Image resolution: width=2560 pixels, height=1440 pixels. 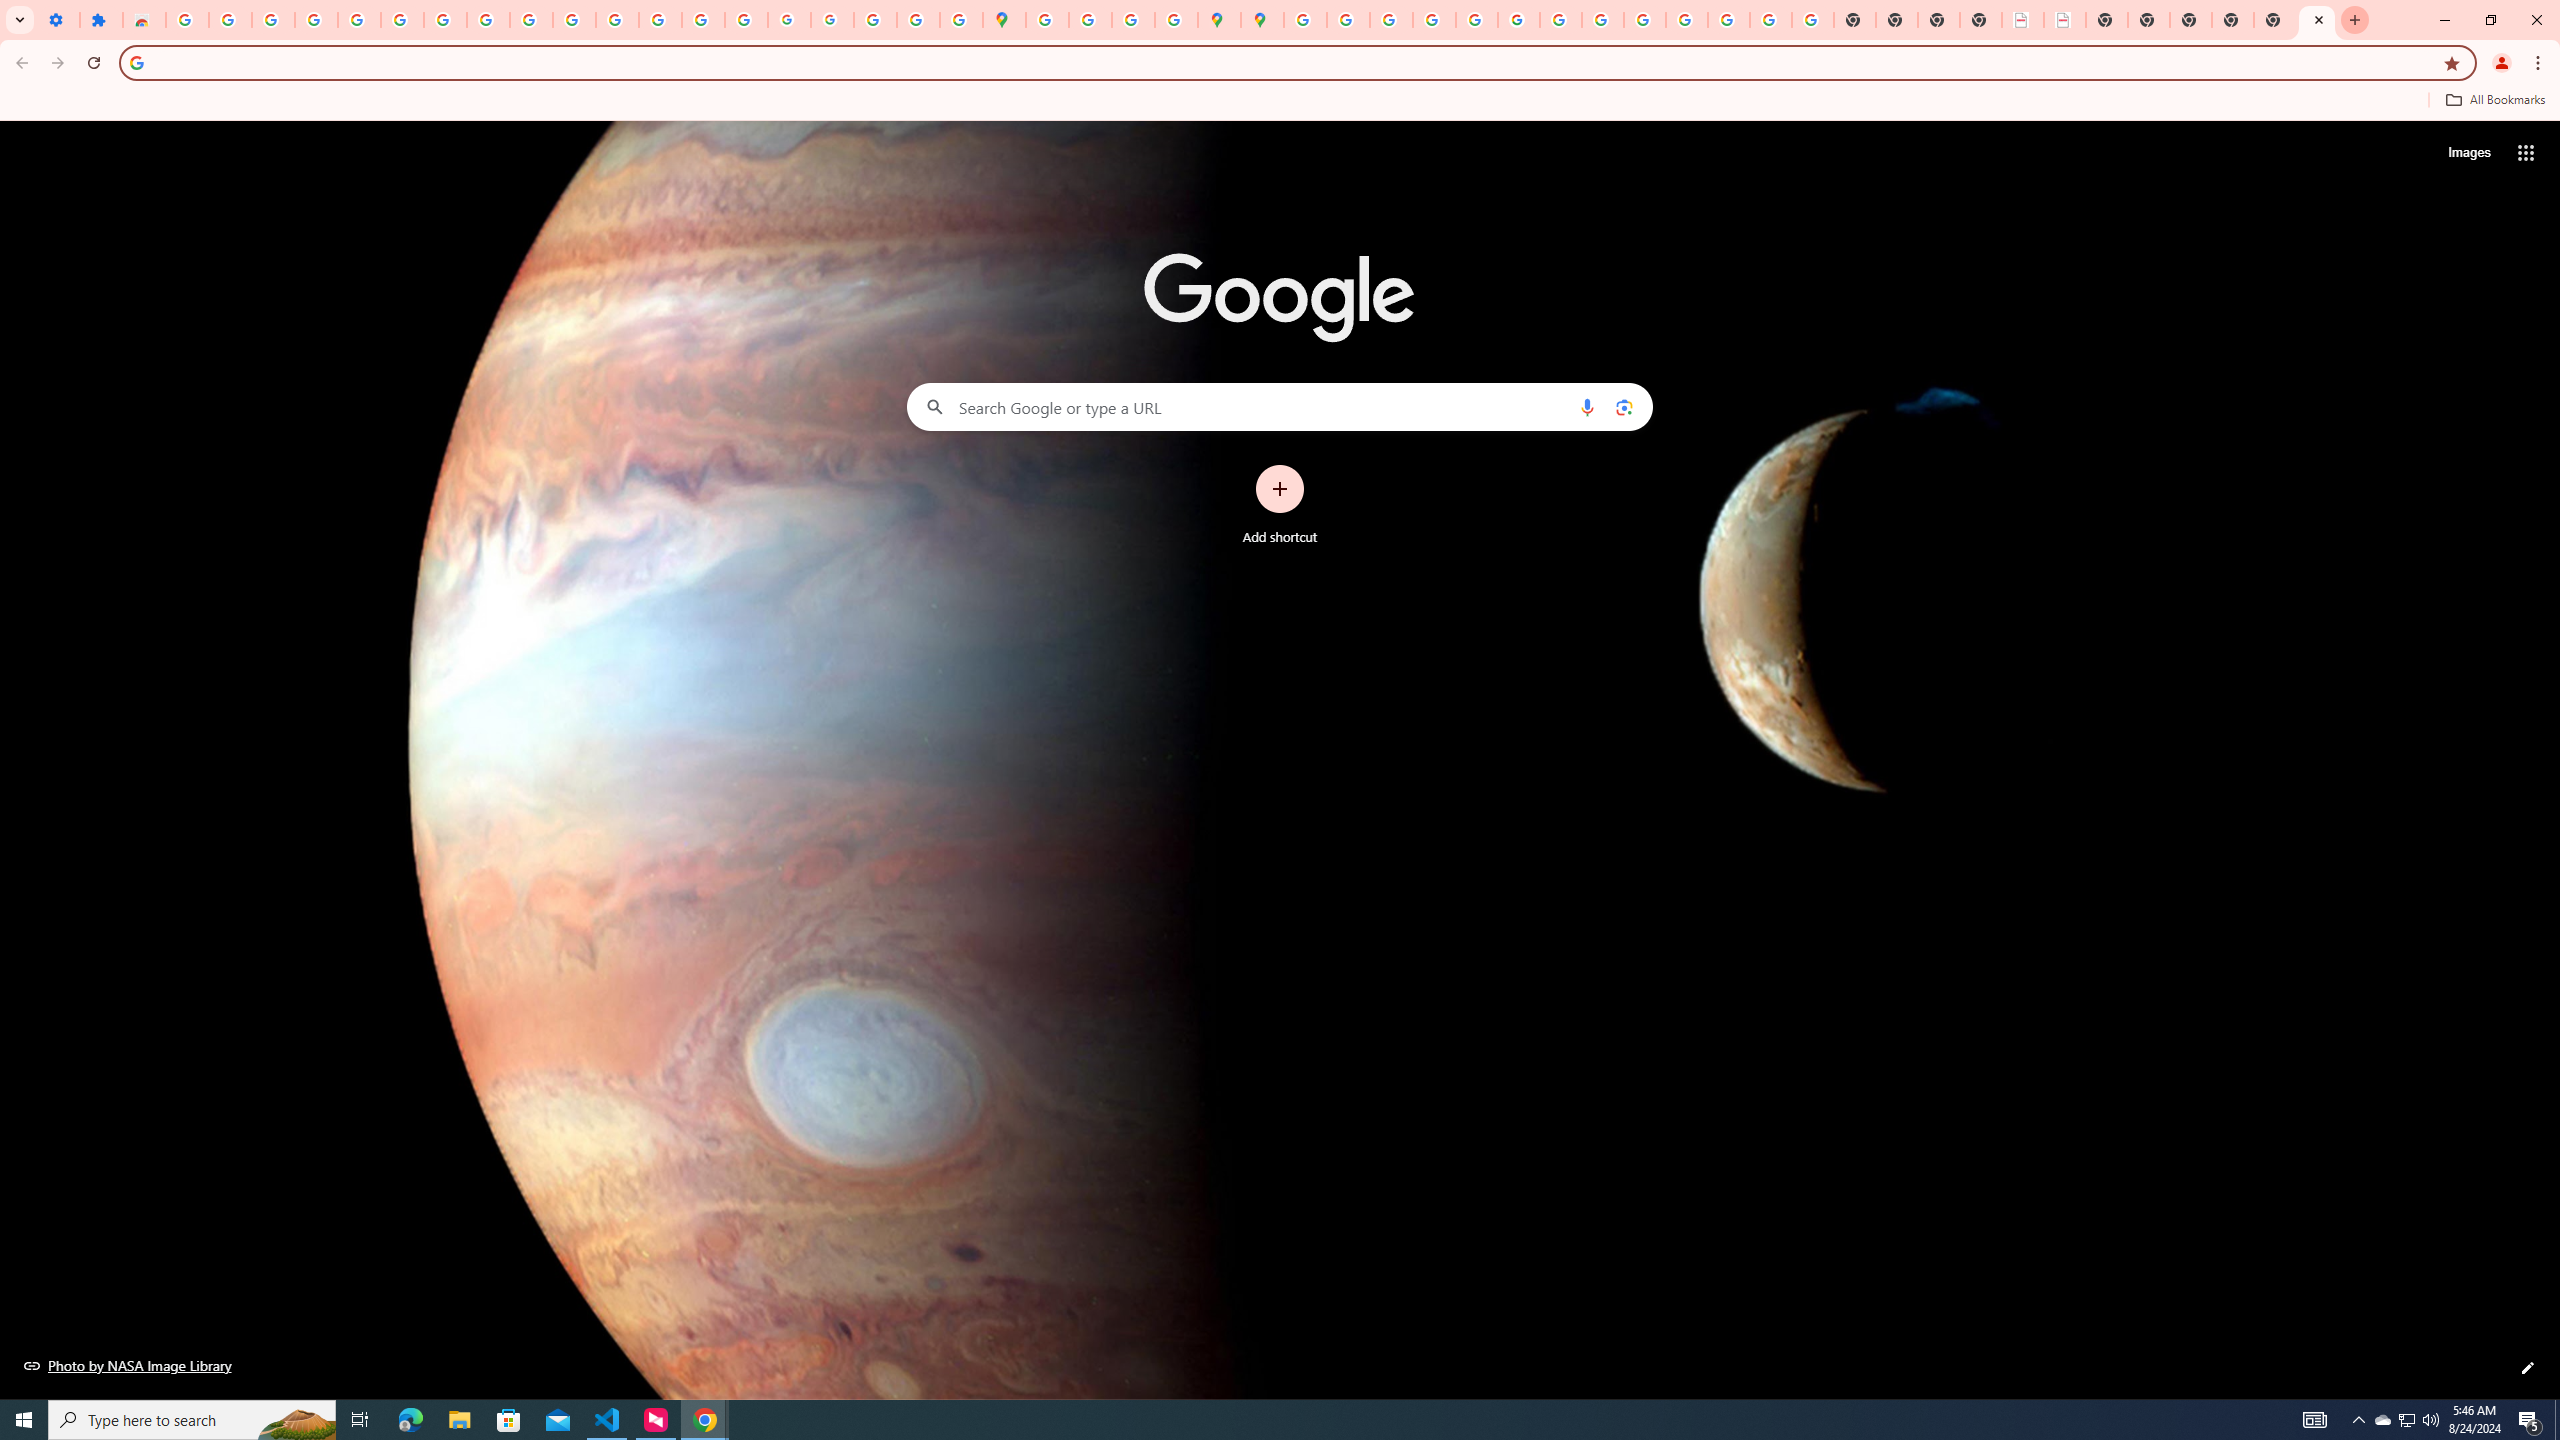 What do you see at coordinates (186, 19) in the screenshot?
I see `'Sign in - Google Accounts'` at bounding box center [186, 19].